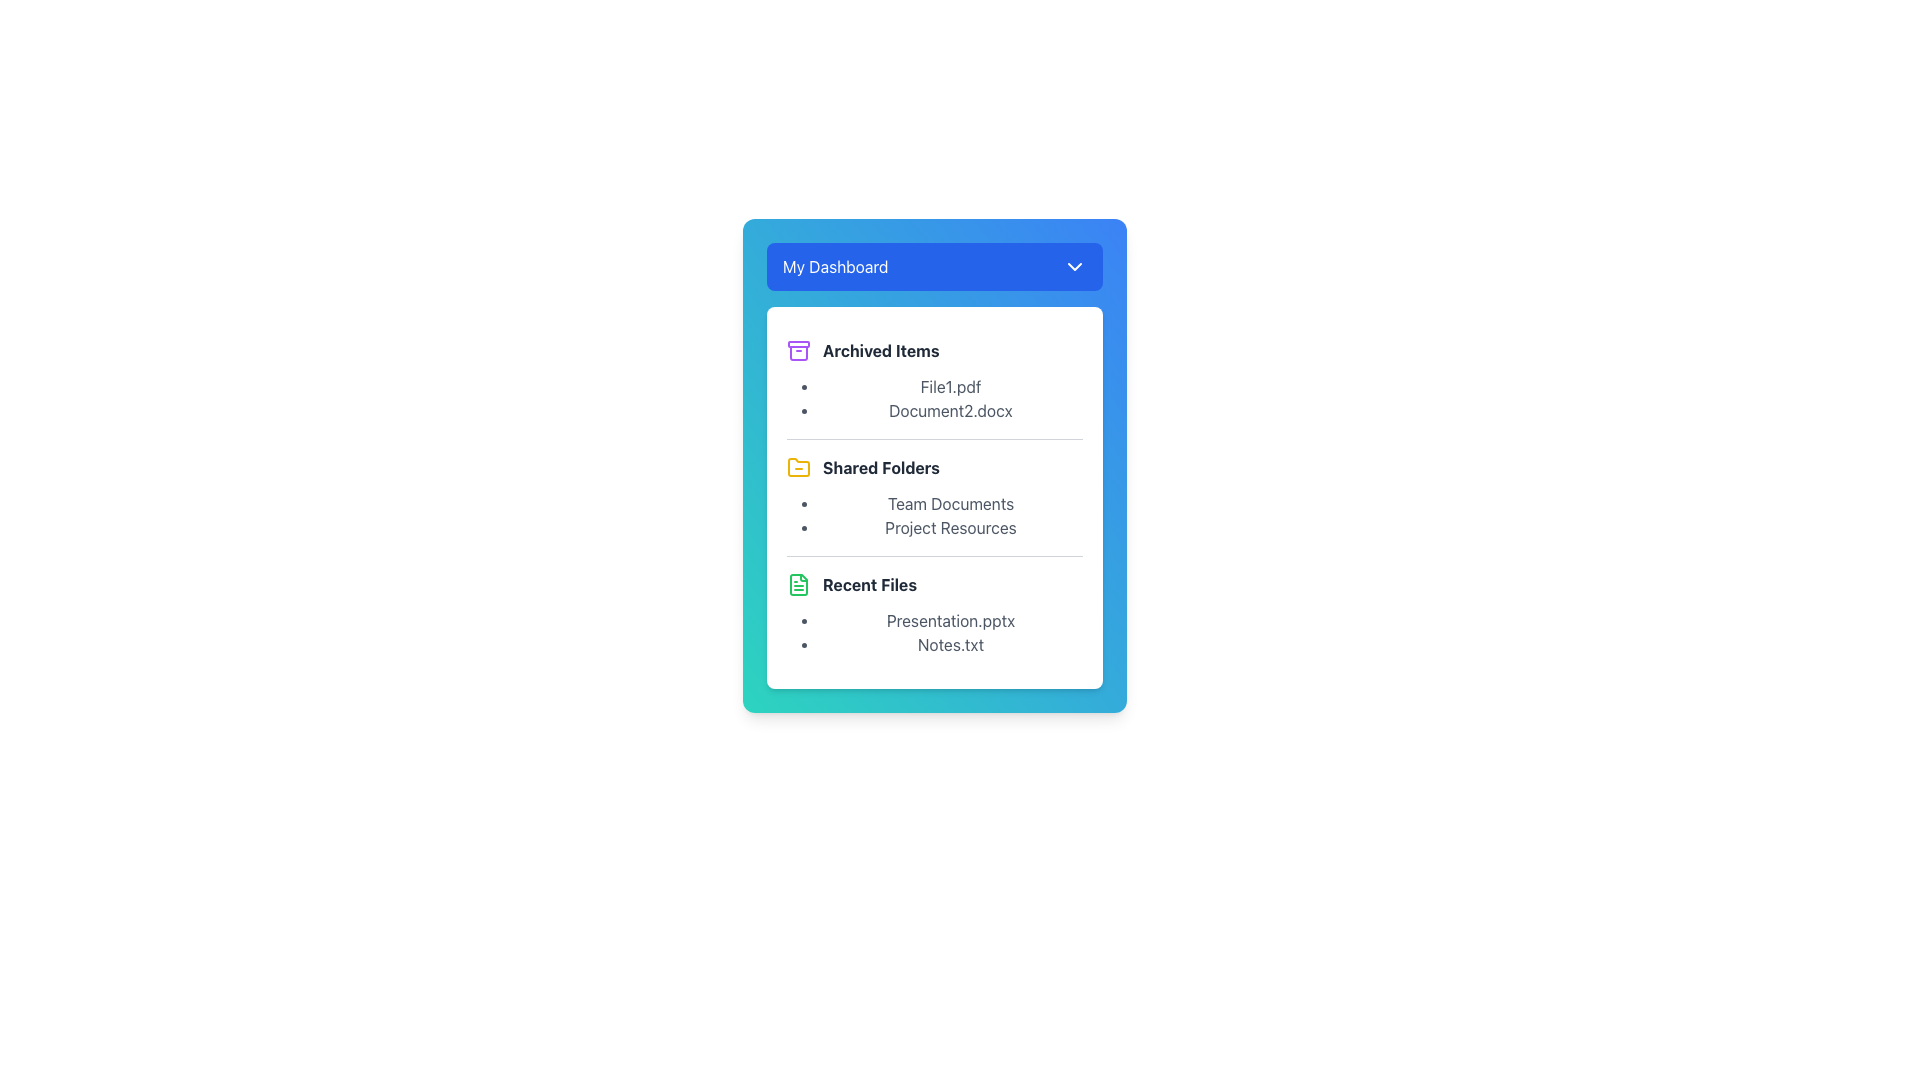  I want to click on the first bulleted list representing 'Archived Items' in the interface, so click(934, 398).